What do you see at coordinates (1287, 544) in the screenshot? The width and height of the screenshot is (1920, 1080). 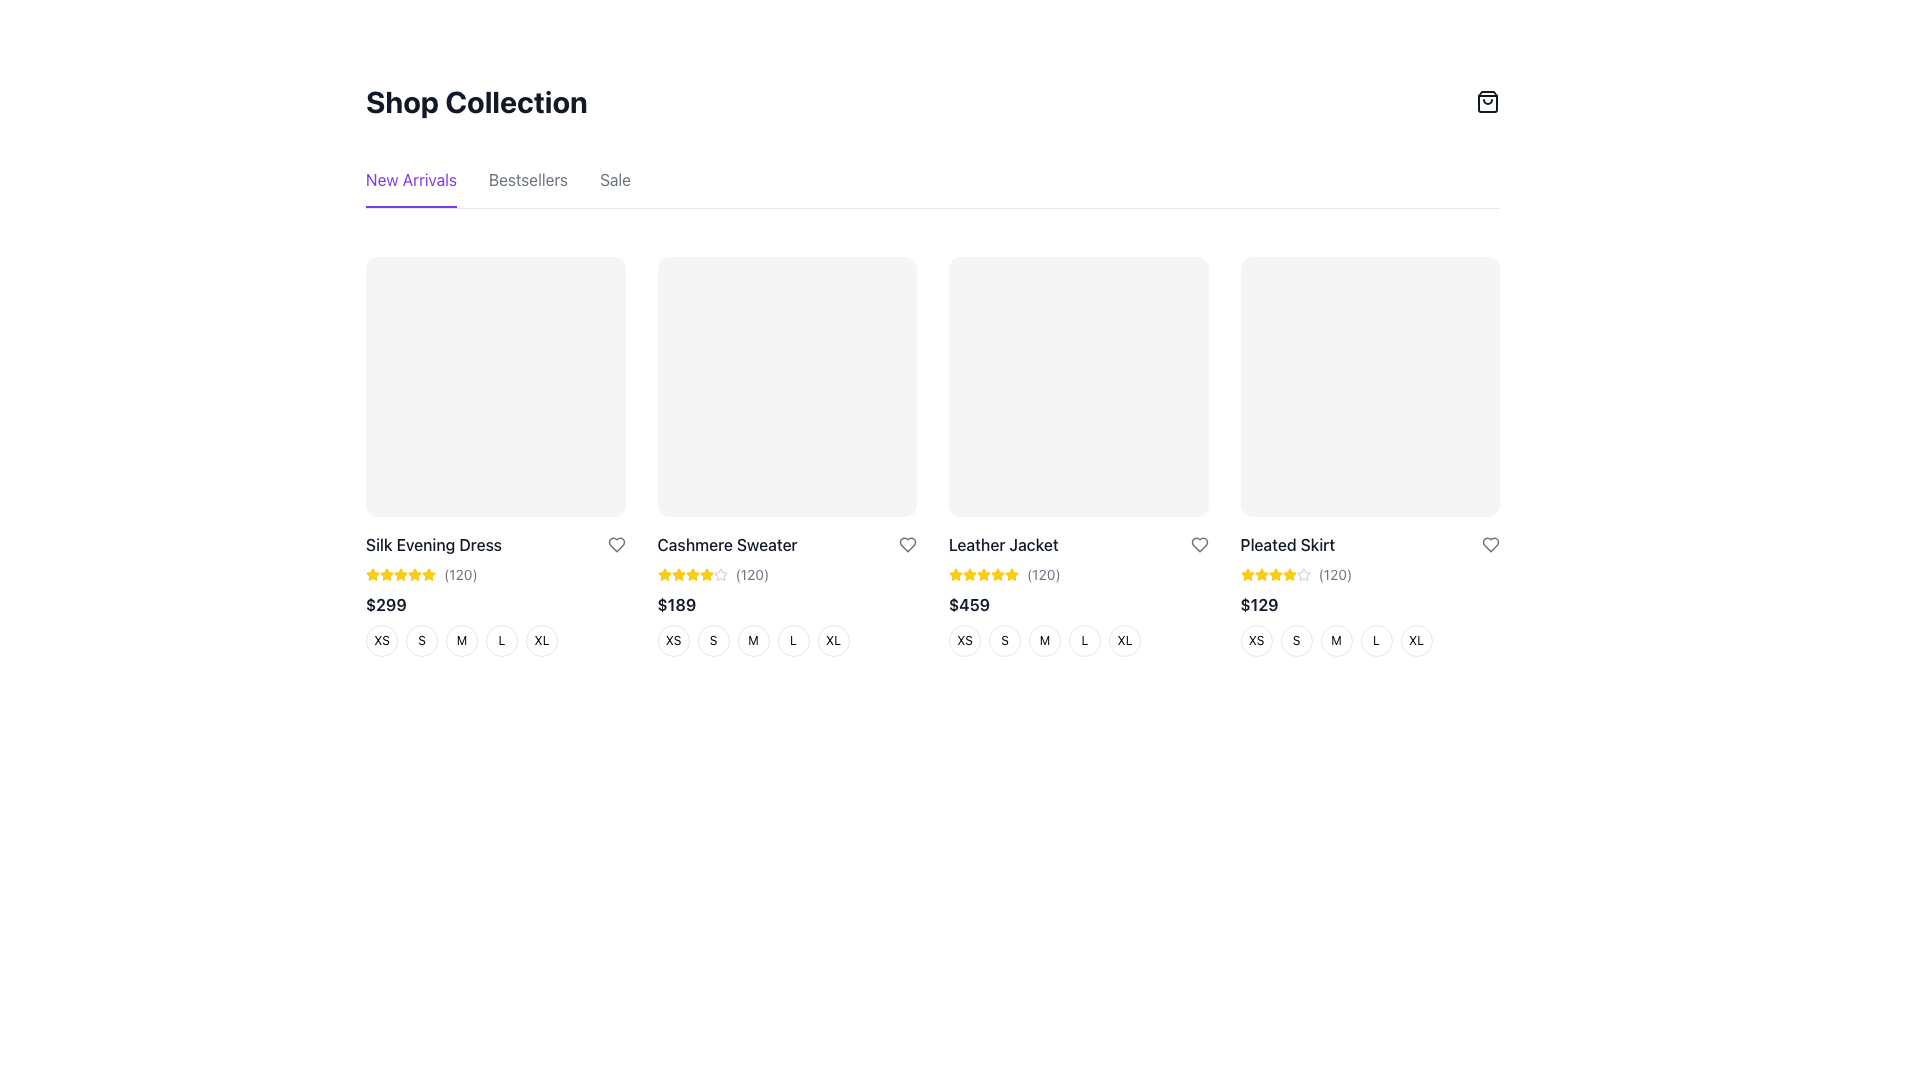 I see `the product name label located in the fourth product card of the product grid in the 'Shop Collection' section, which is positioned beneath the product image and rating, and above the price and size options` at bounding box center [1287, 544].